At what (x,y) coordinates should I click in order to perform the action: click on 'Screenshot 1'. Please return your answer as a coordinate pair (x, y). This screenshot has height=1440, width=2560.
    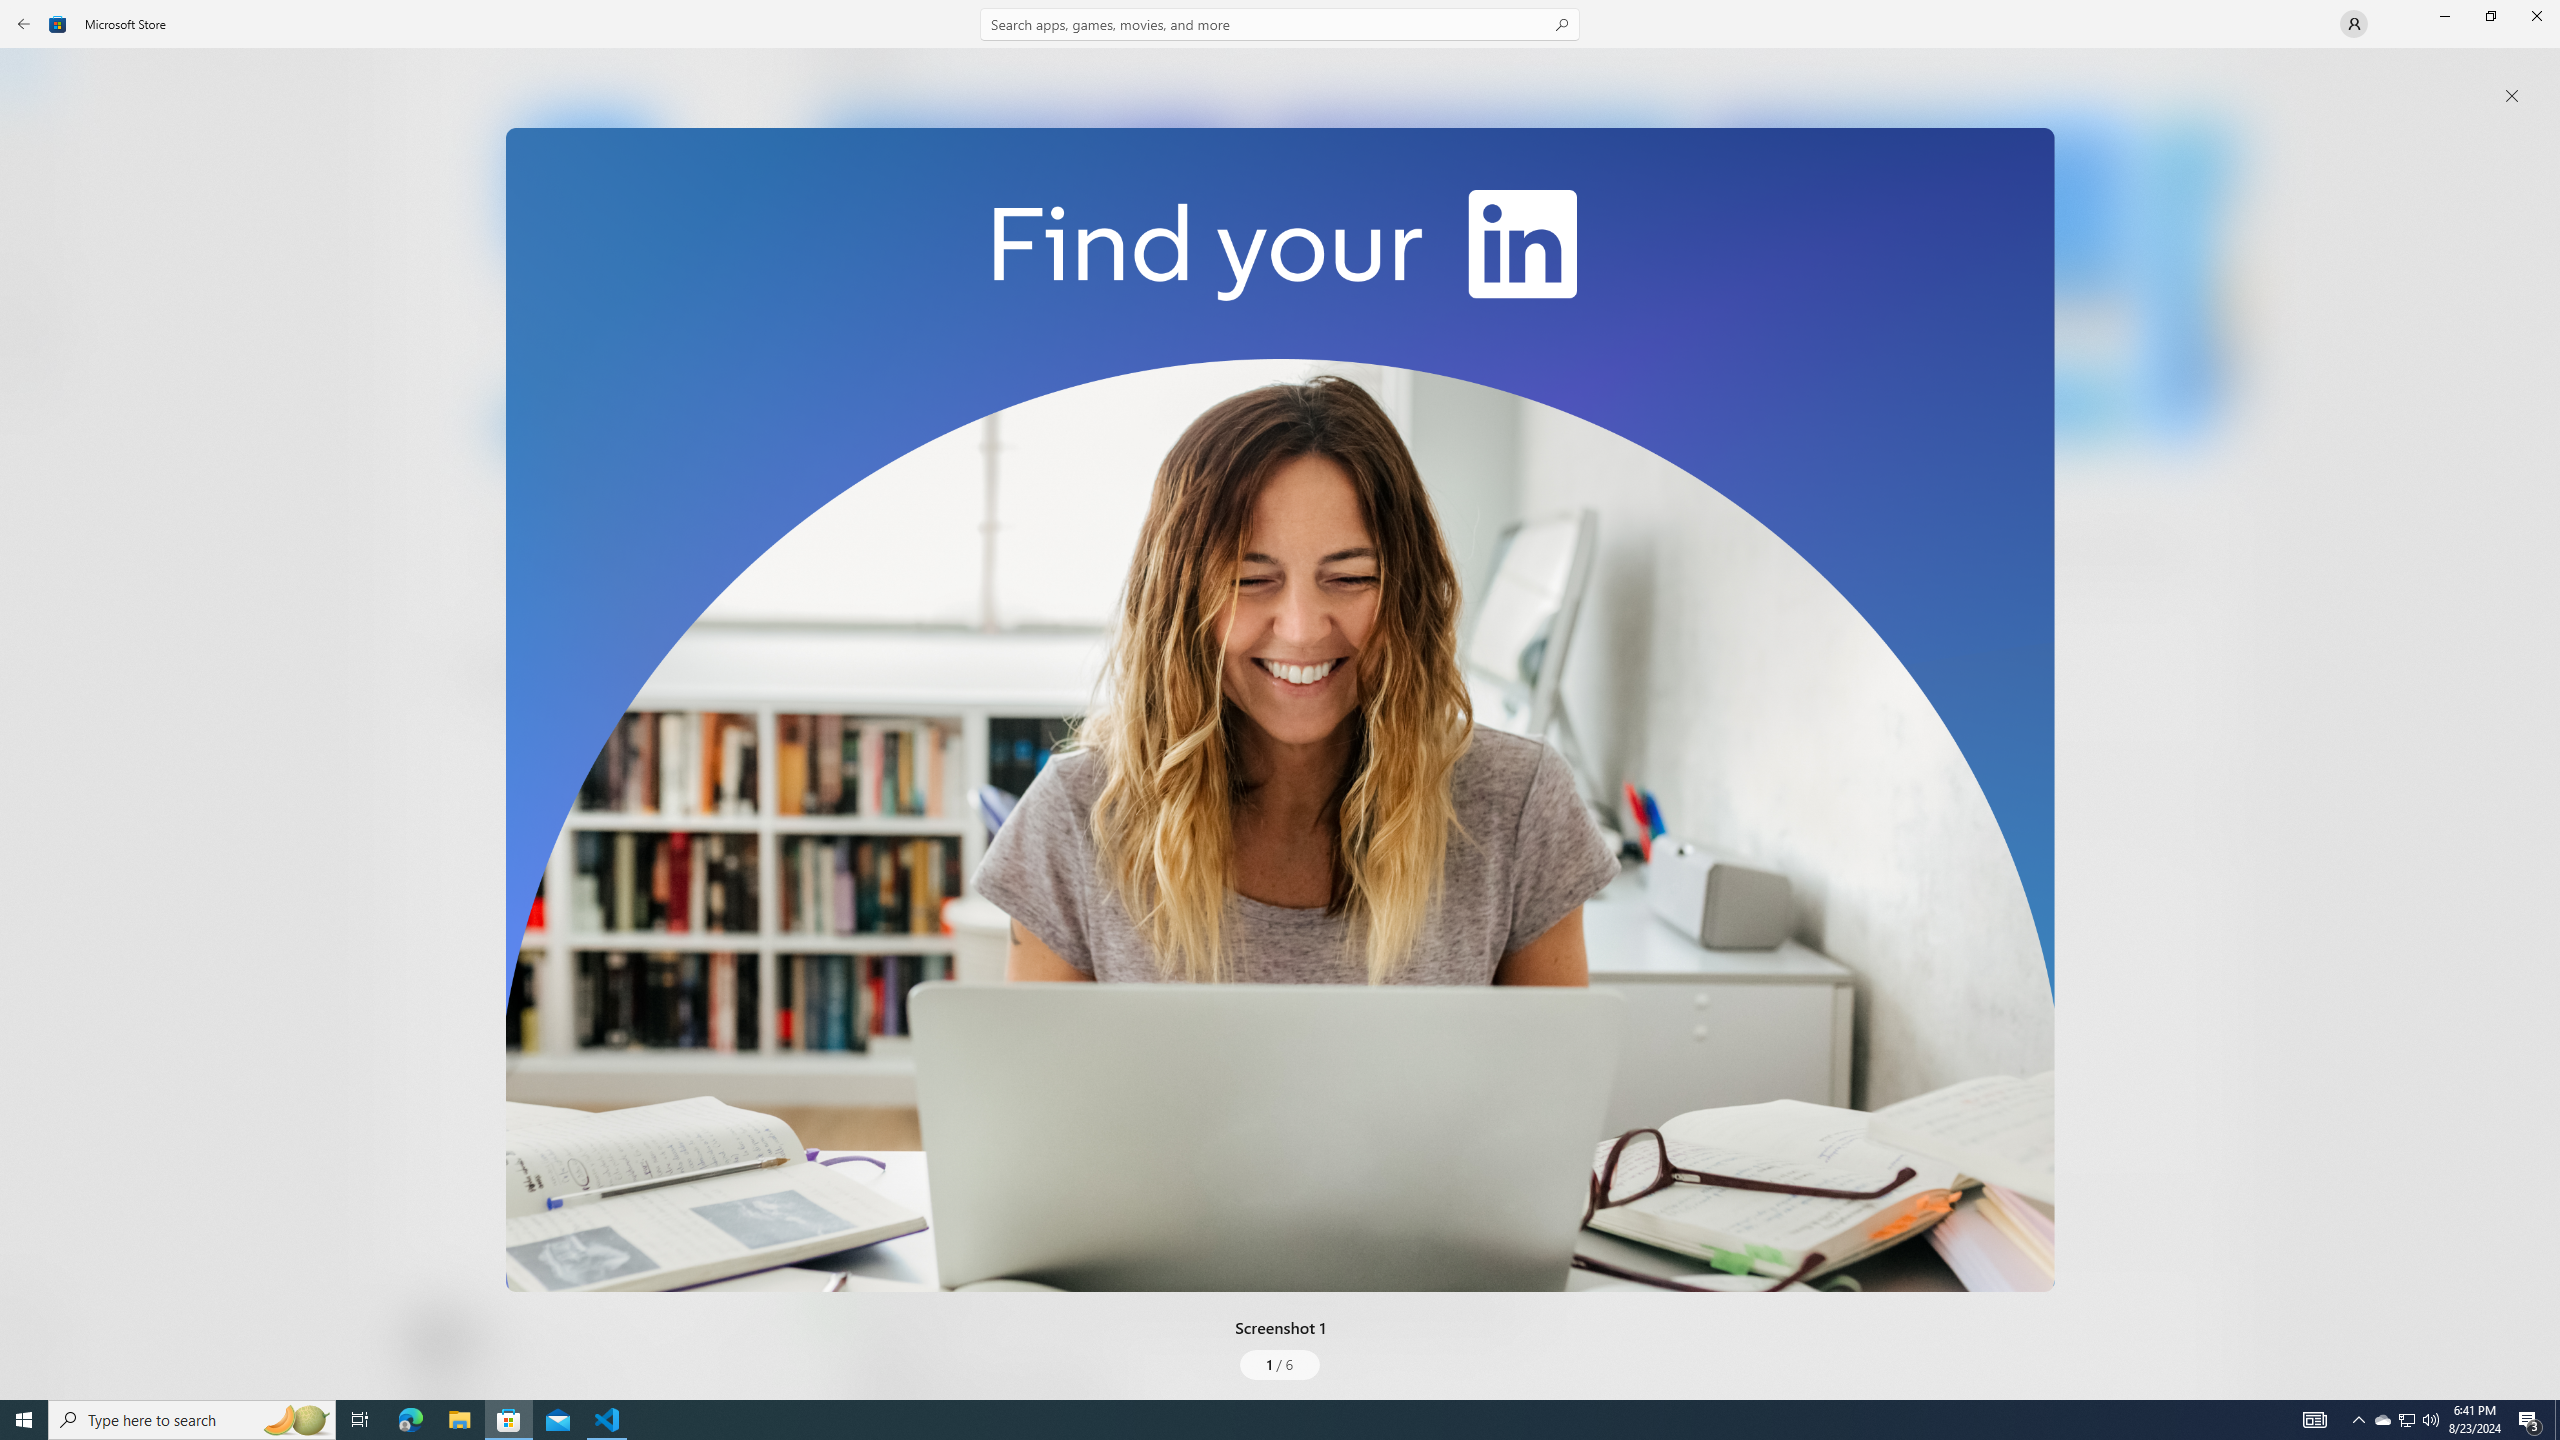
    Looking at the image, I should click on (1280, 708).